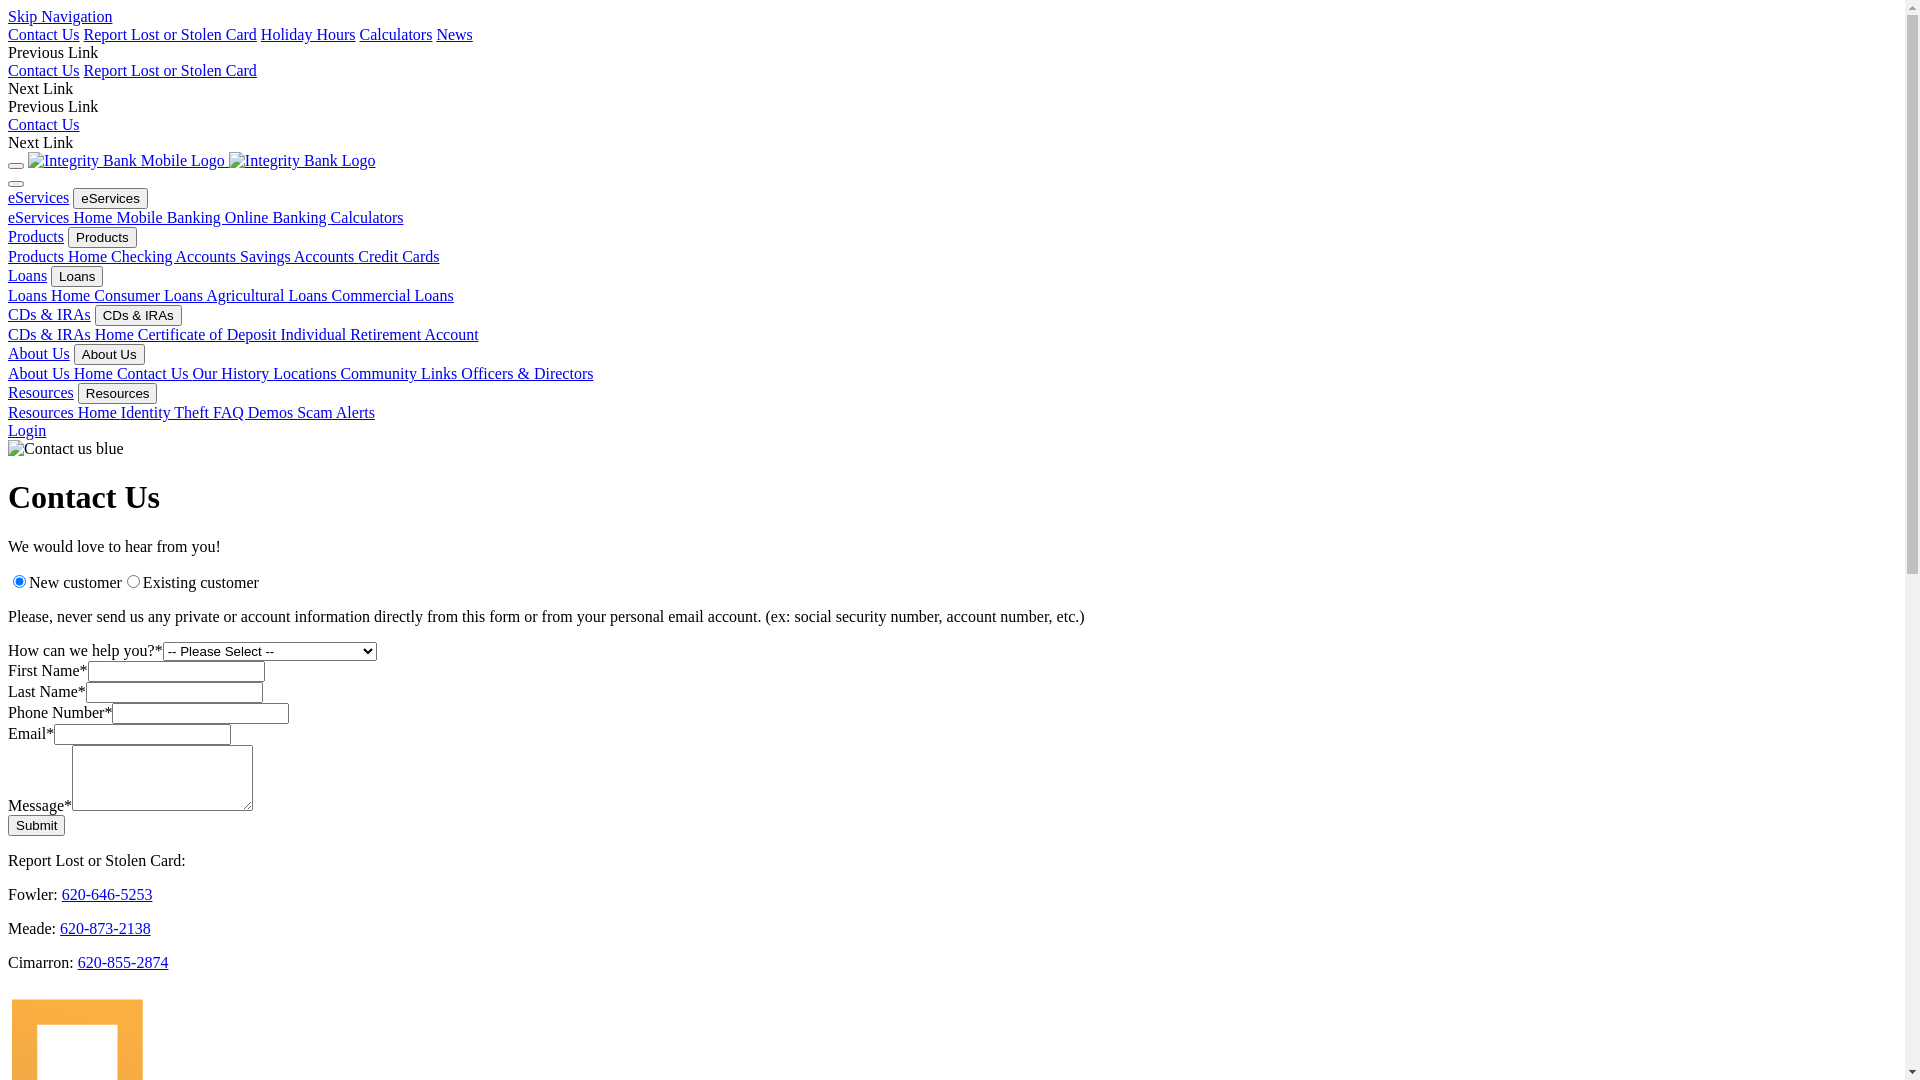  What do you see at coordinates (43, 34) in the screenshot?
I see `'Contact Us'` at bounding box center [43, 34].